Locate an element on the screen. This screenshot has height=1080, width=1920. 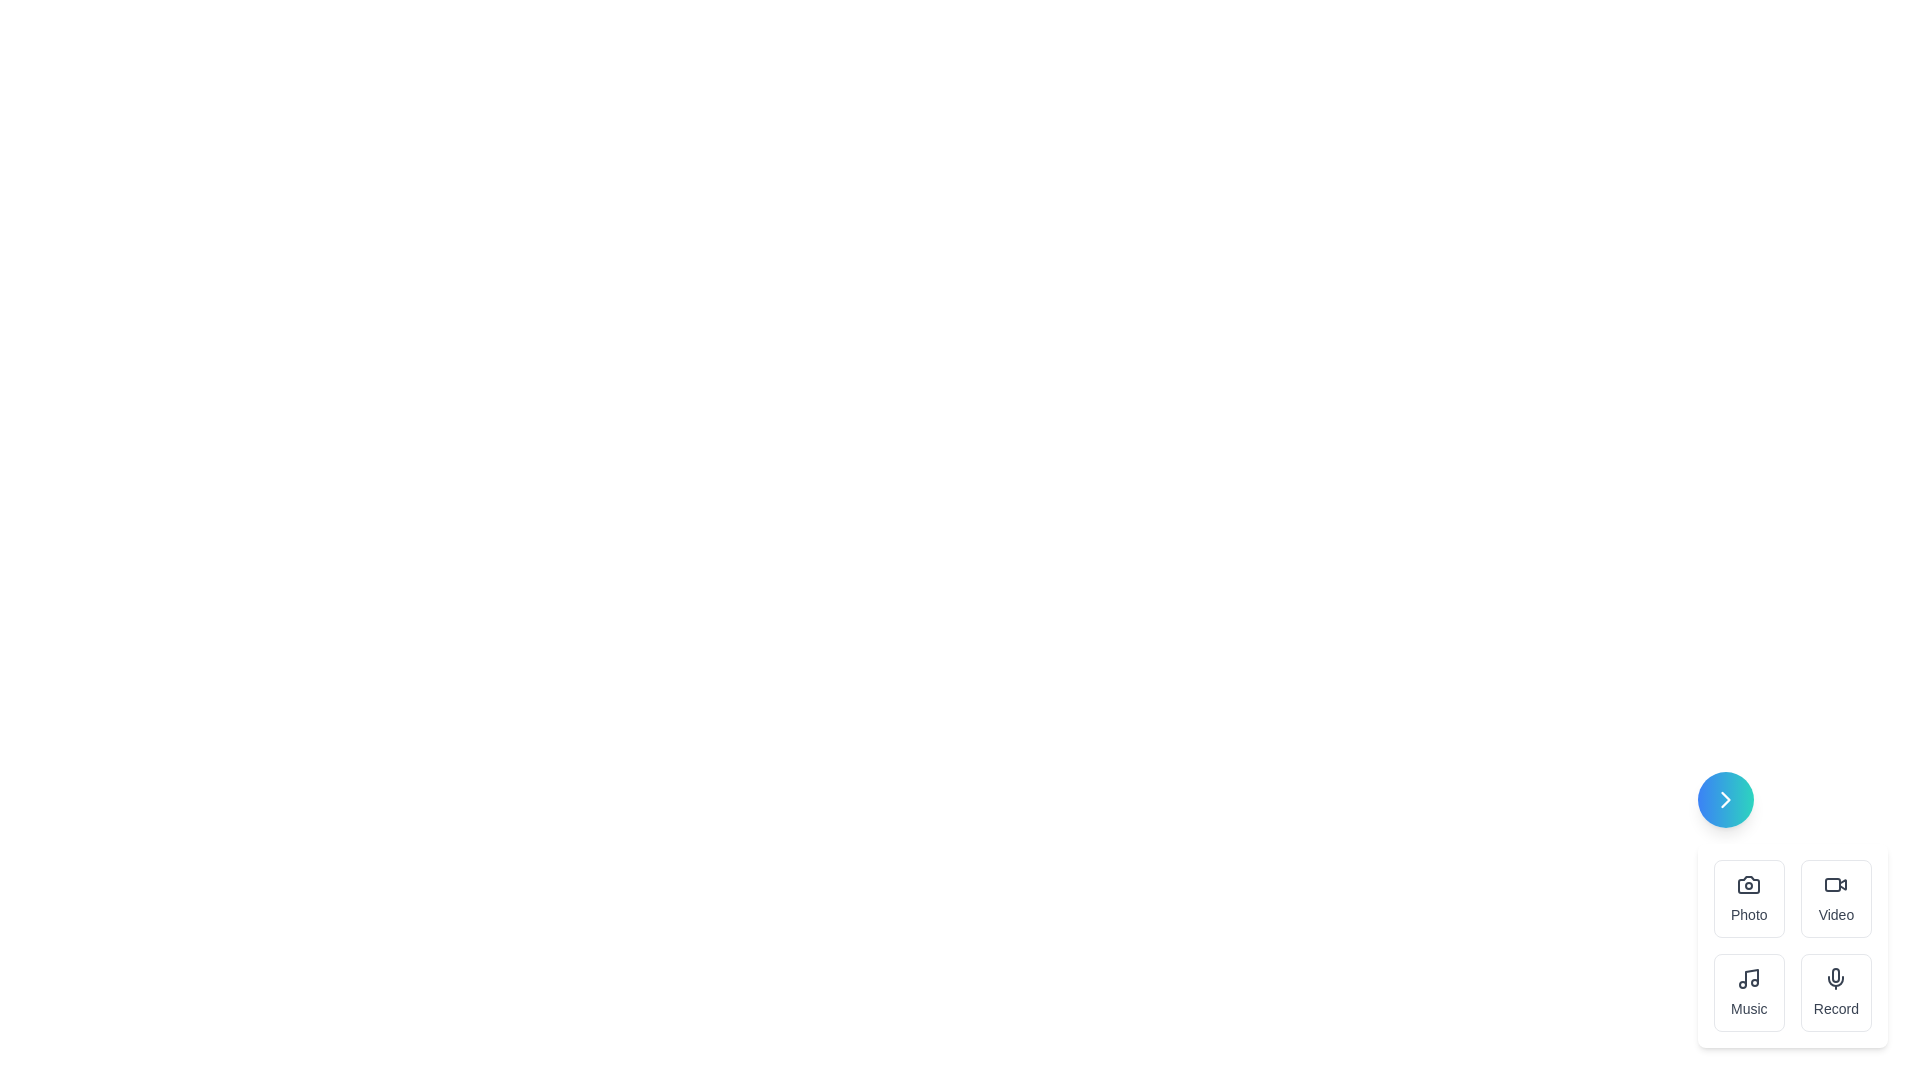
the Music button in the speed dial menu is located at coordinates (1747, 992).